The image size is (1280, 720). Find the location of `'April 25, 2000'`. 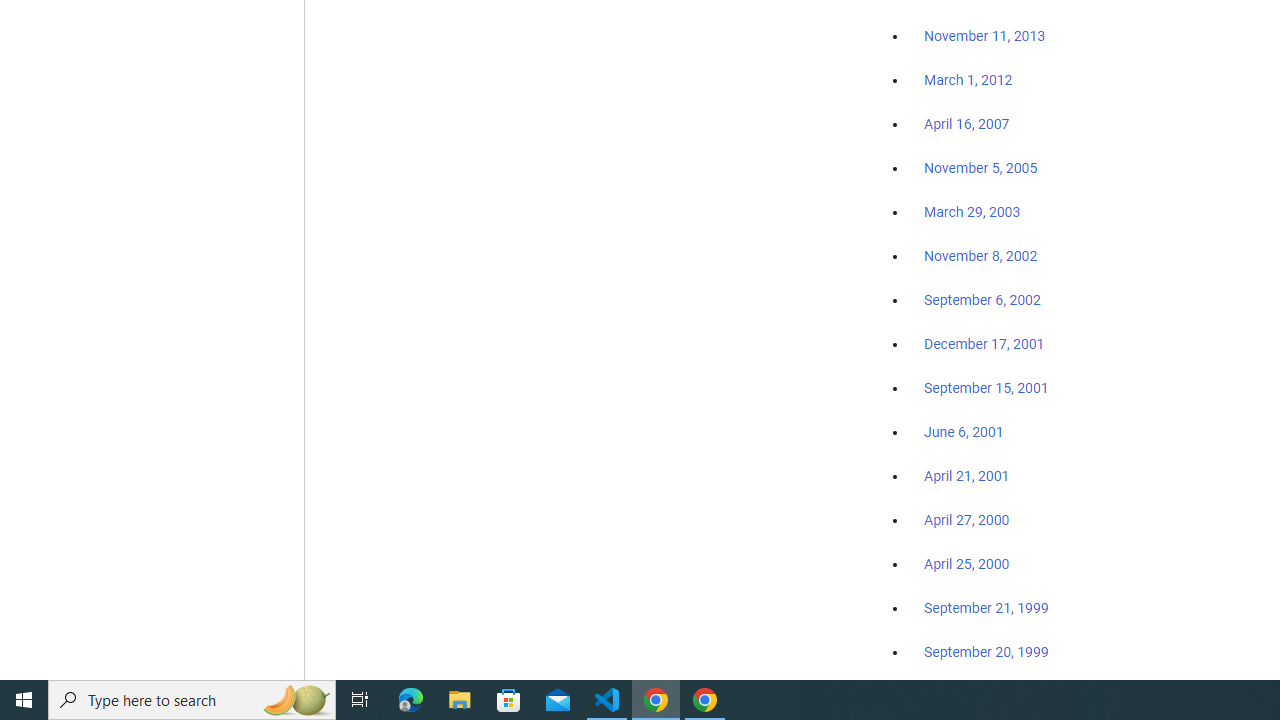

'April 25, 2000' is located at coordinates (967, 564).